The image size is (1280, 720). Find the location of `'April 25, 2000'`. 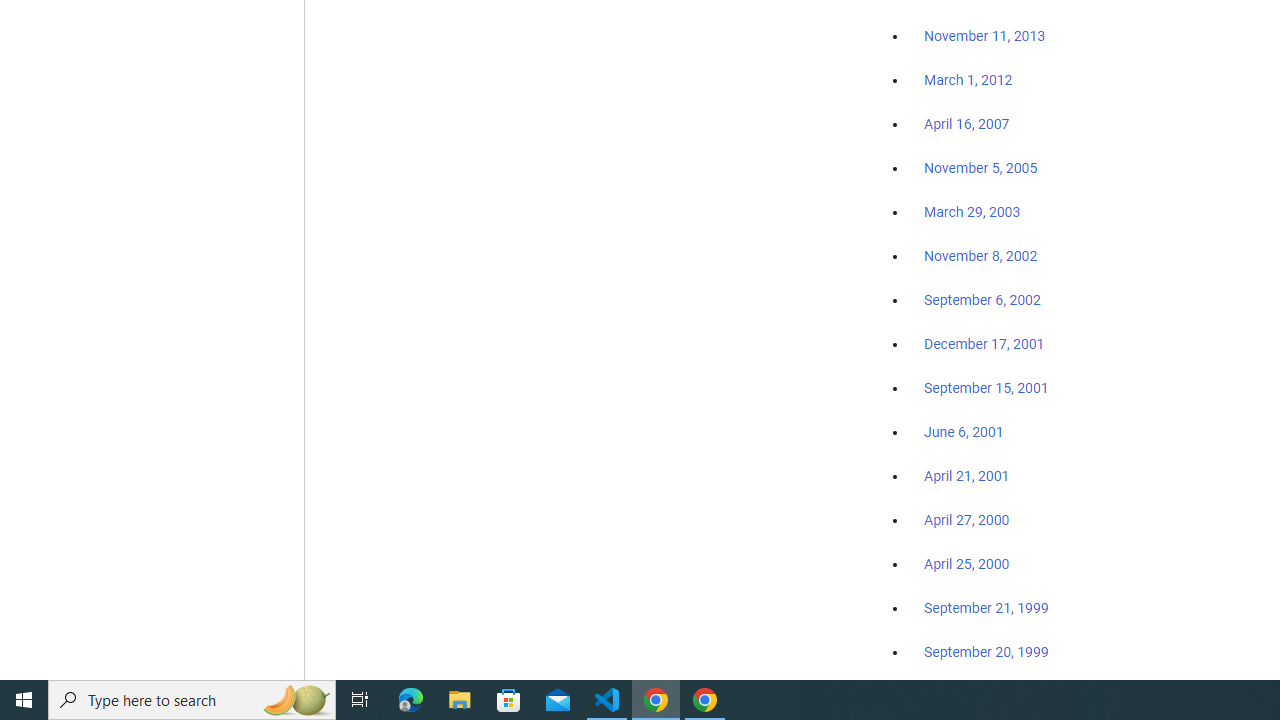

'April 25, 2000' is located at coordinates (967, 564).